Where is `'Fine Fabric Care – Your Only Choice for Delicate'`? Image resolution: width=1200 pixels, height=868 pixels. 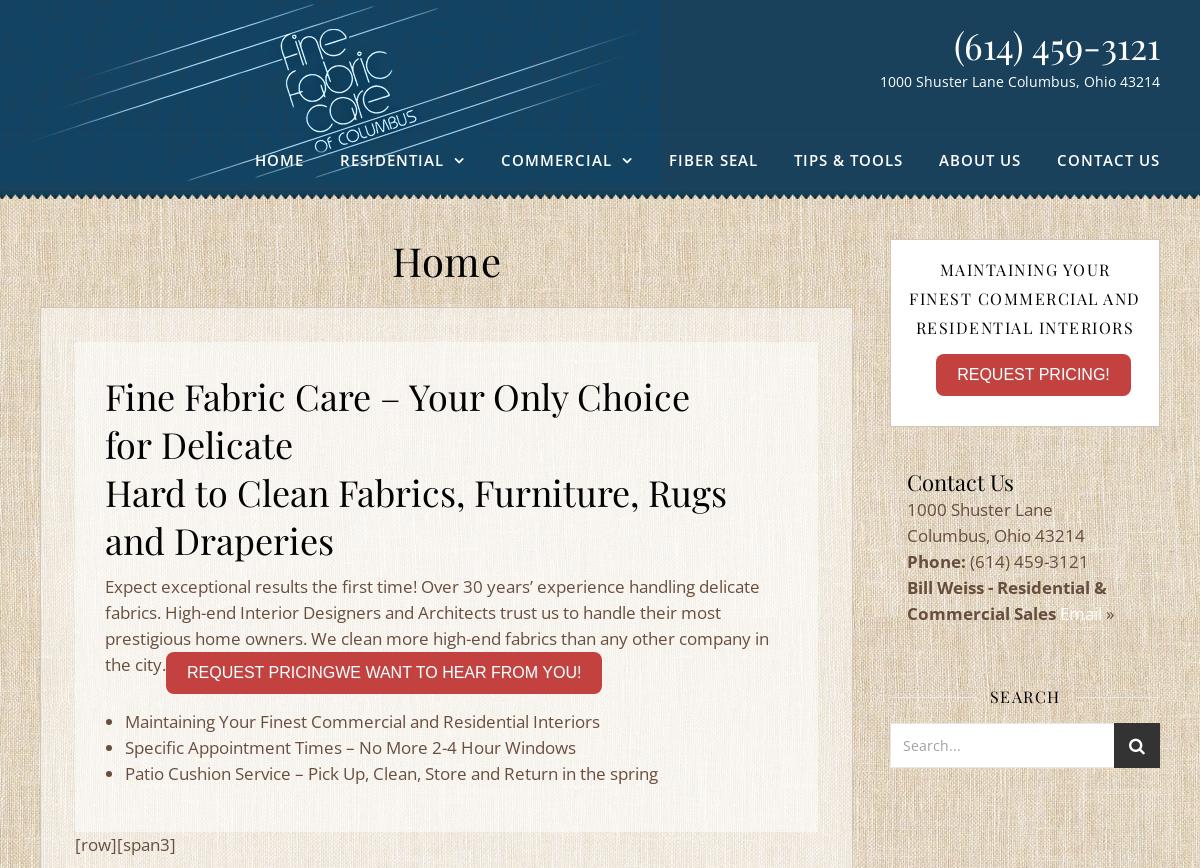
'Fine Fabric Care – Your Only Choice for Delicate' is located at coordinates (397, 420).